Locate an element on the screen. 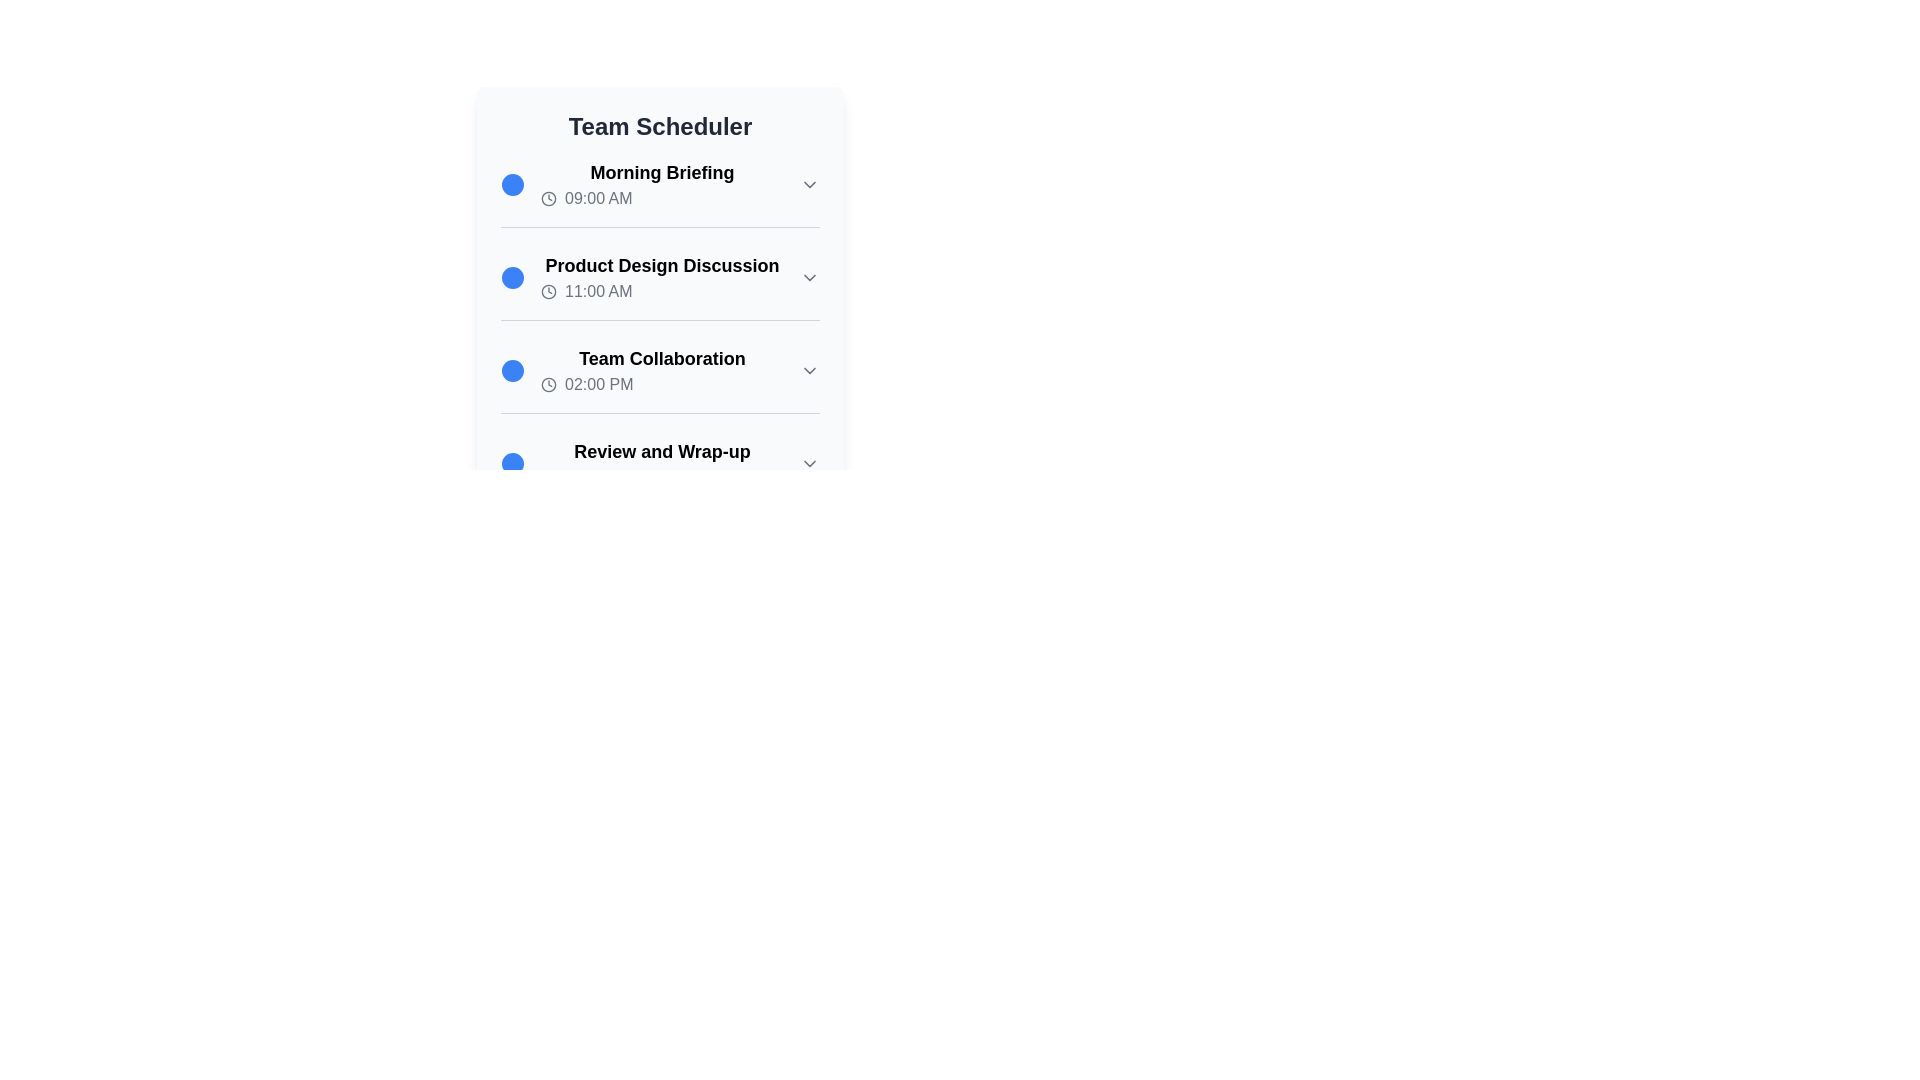 This screenshot has height=1080, width=1920. informational list item titled 'Morning Briefing' with the time '09:00 AM' located in the first slot under the 'Team Scheduler' header is located at coordinates (662, 185).